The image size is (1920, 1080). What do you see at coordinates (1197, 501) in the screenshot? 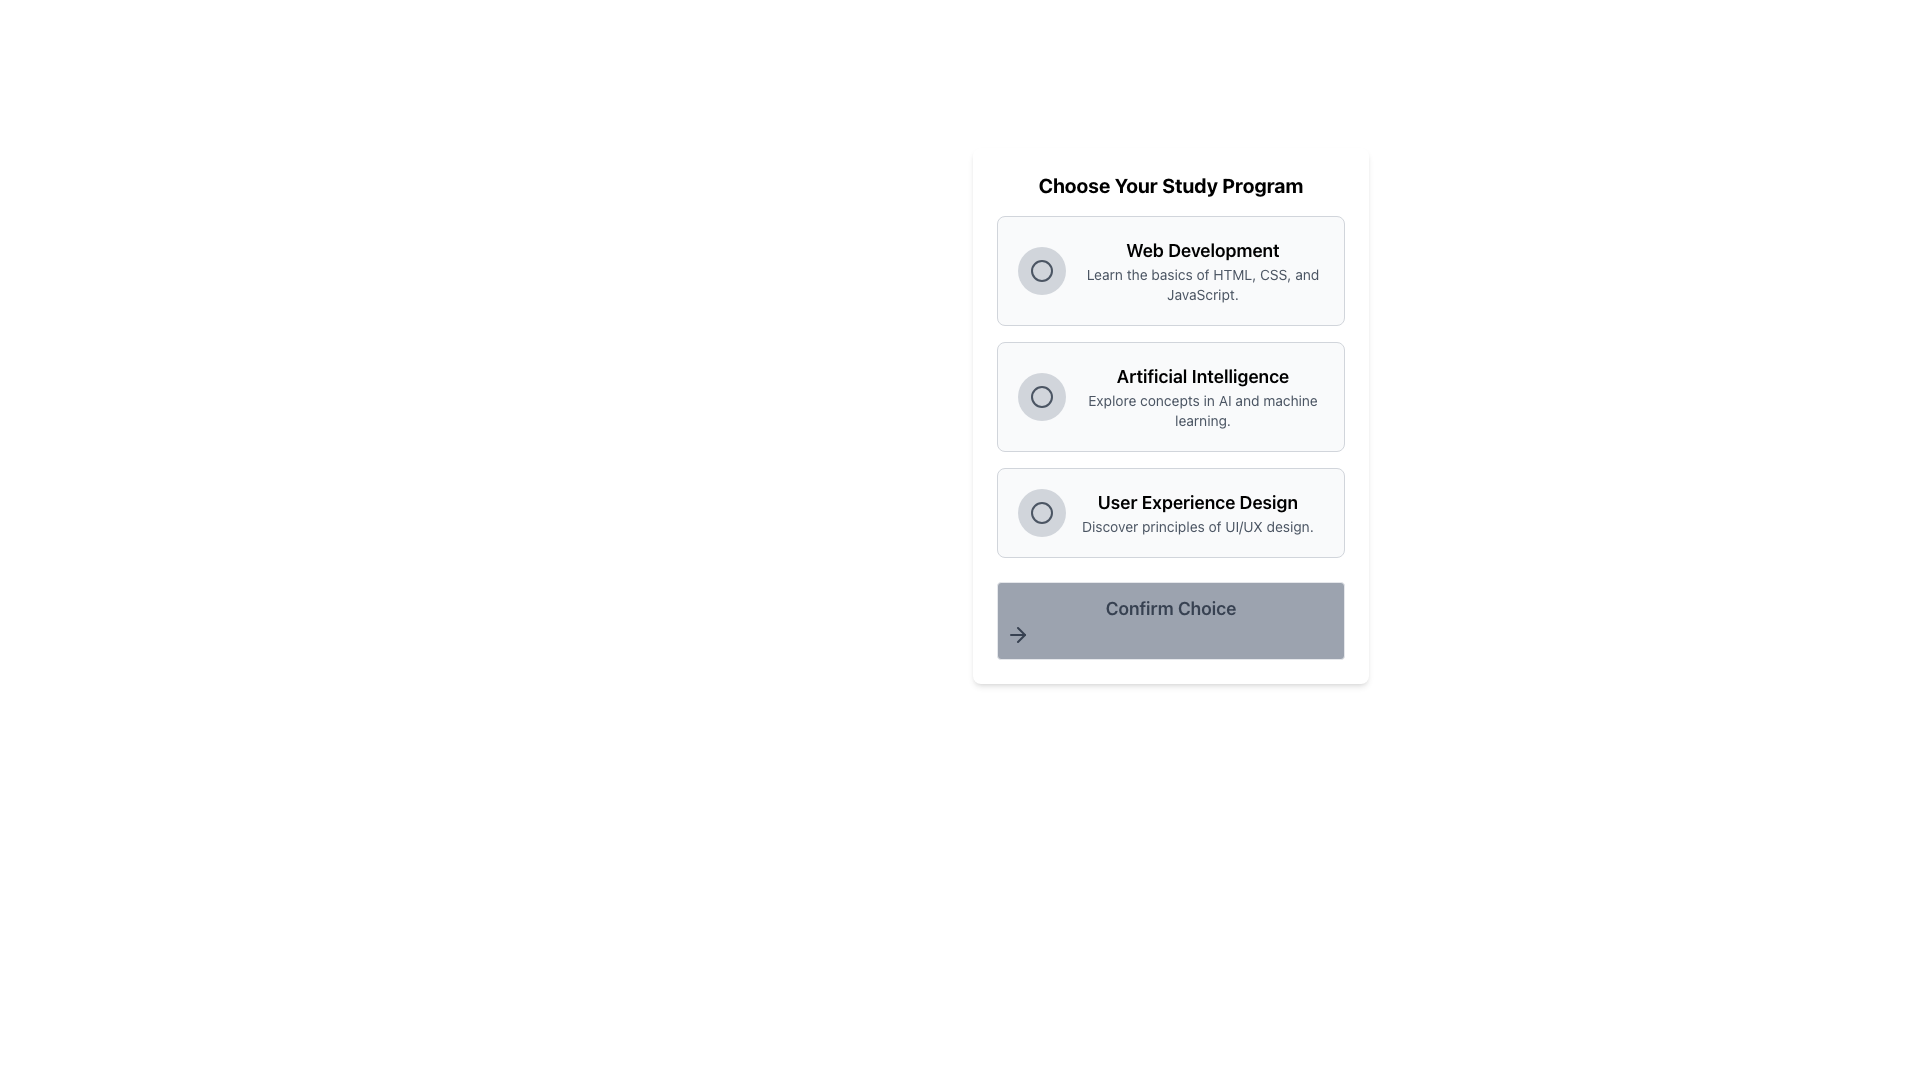
I see `the text label that displays the title of the selection option, which is positioned above the 'Confirm Choice' button and below the 'Web Development' and 'Artificial Intelligence' groupings` at bounding box center [1197, 501].